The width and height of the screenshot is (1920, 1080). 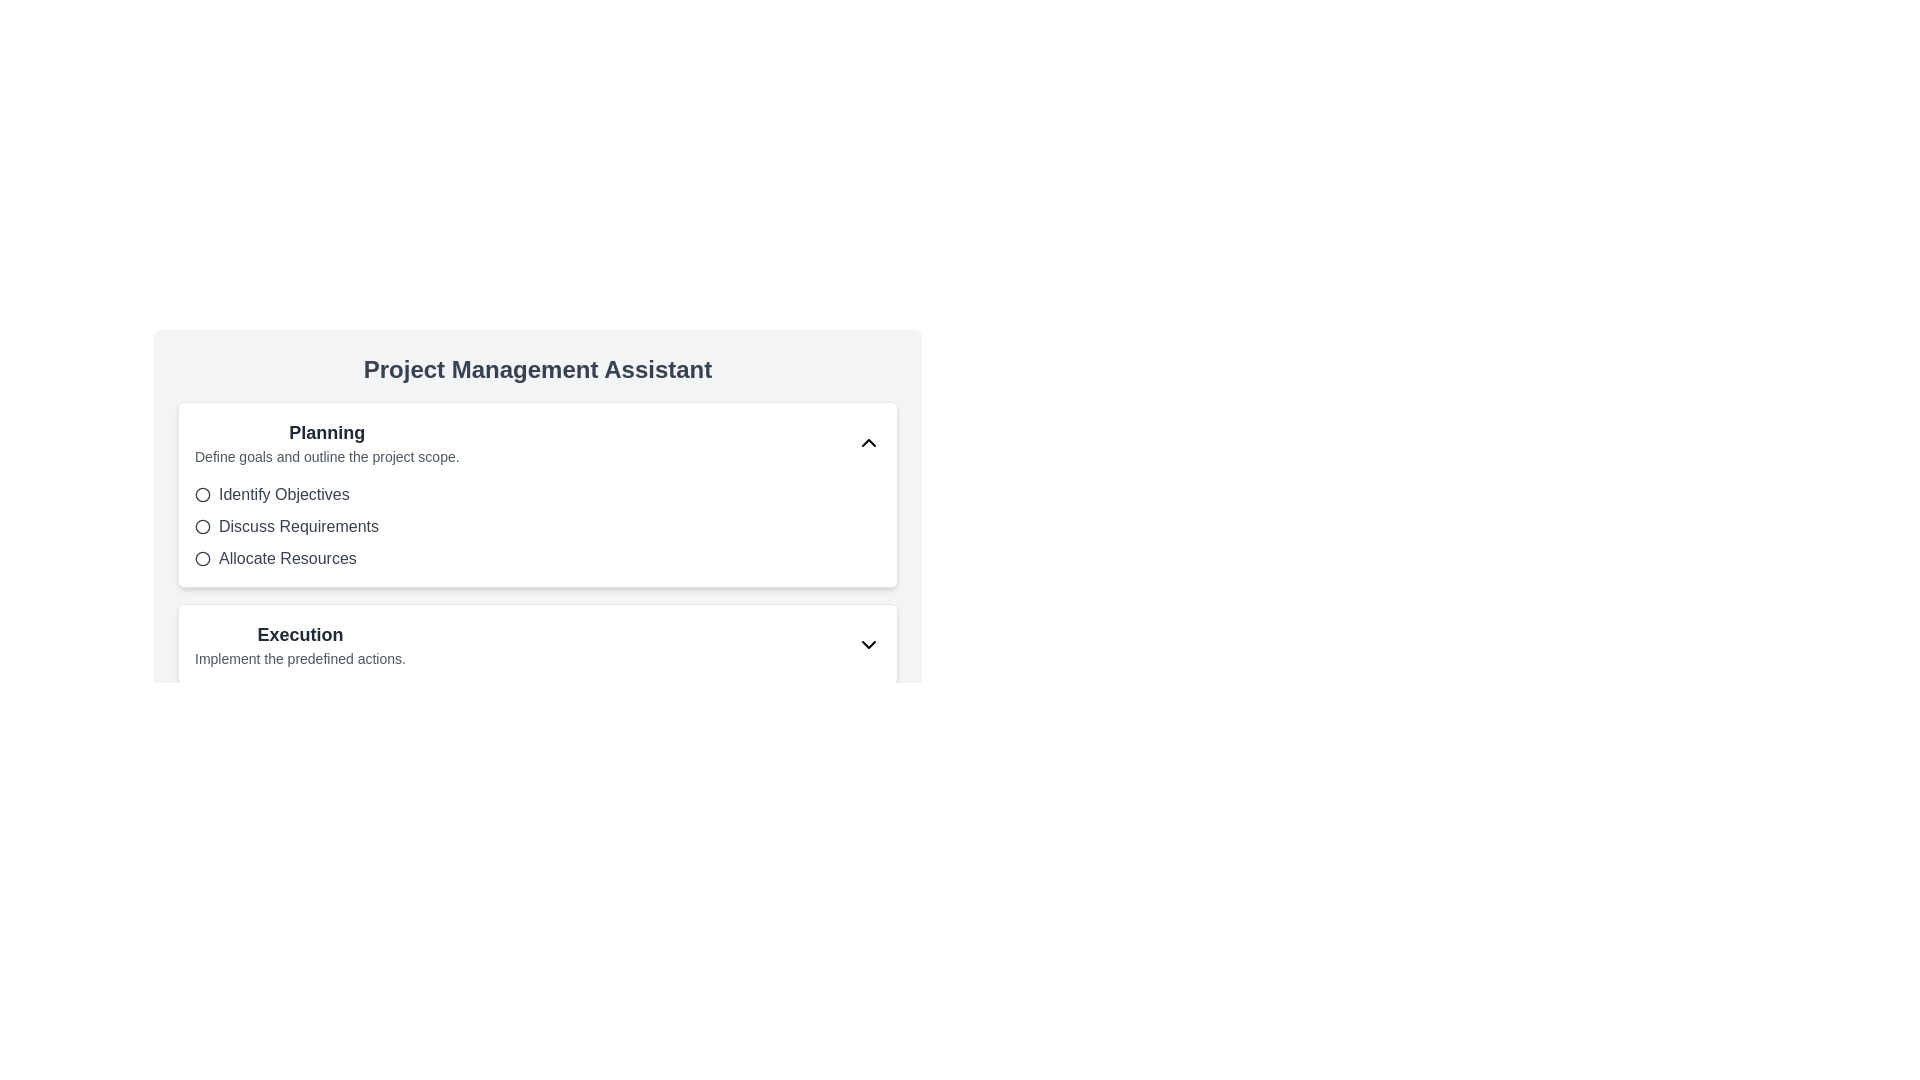 I want to click on the 'Discuss Requirements' text label, which is the second option under the 'Planning' section in the checklist, so click(x=297, y=526).